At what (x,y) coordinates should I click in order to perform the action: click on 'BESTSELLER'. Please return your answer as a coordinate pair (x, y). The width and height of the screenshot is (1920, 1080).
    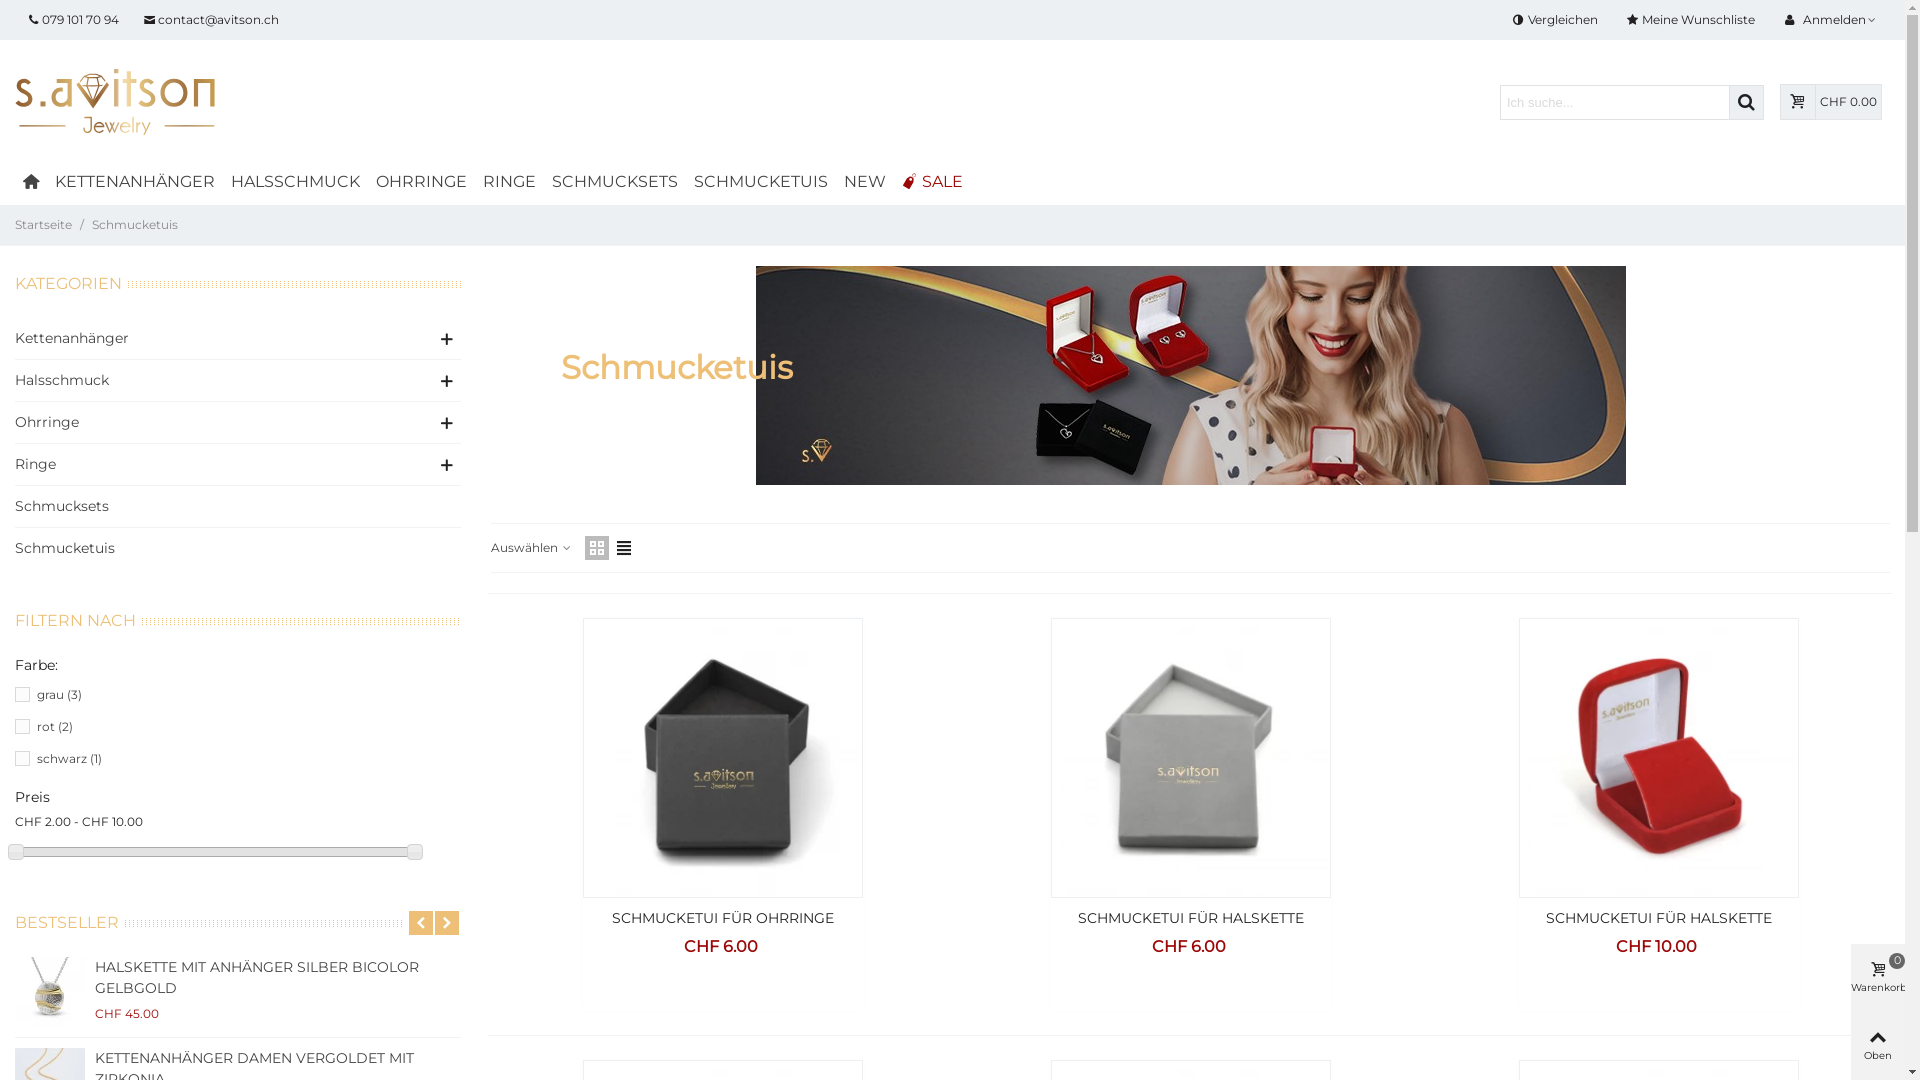
    Looking at the image, I should click on (14, 922).